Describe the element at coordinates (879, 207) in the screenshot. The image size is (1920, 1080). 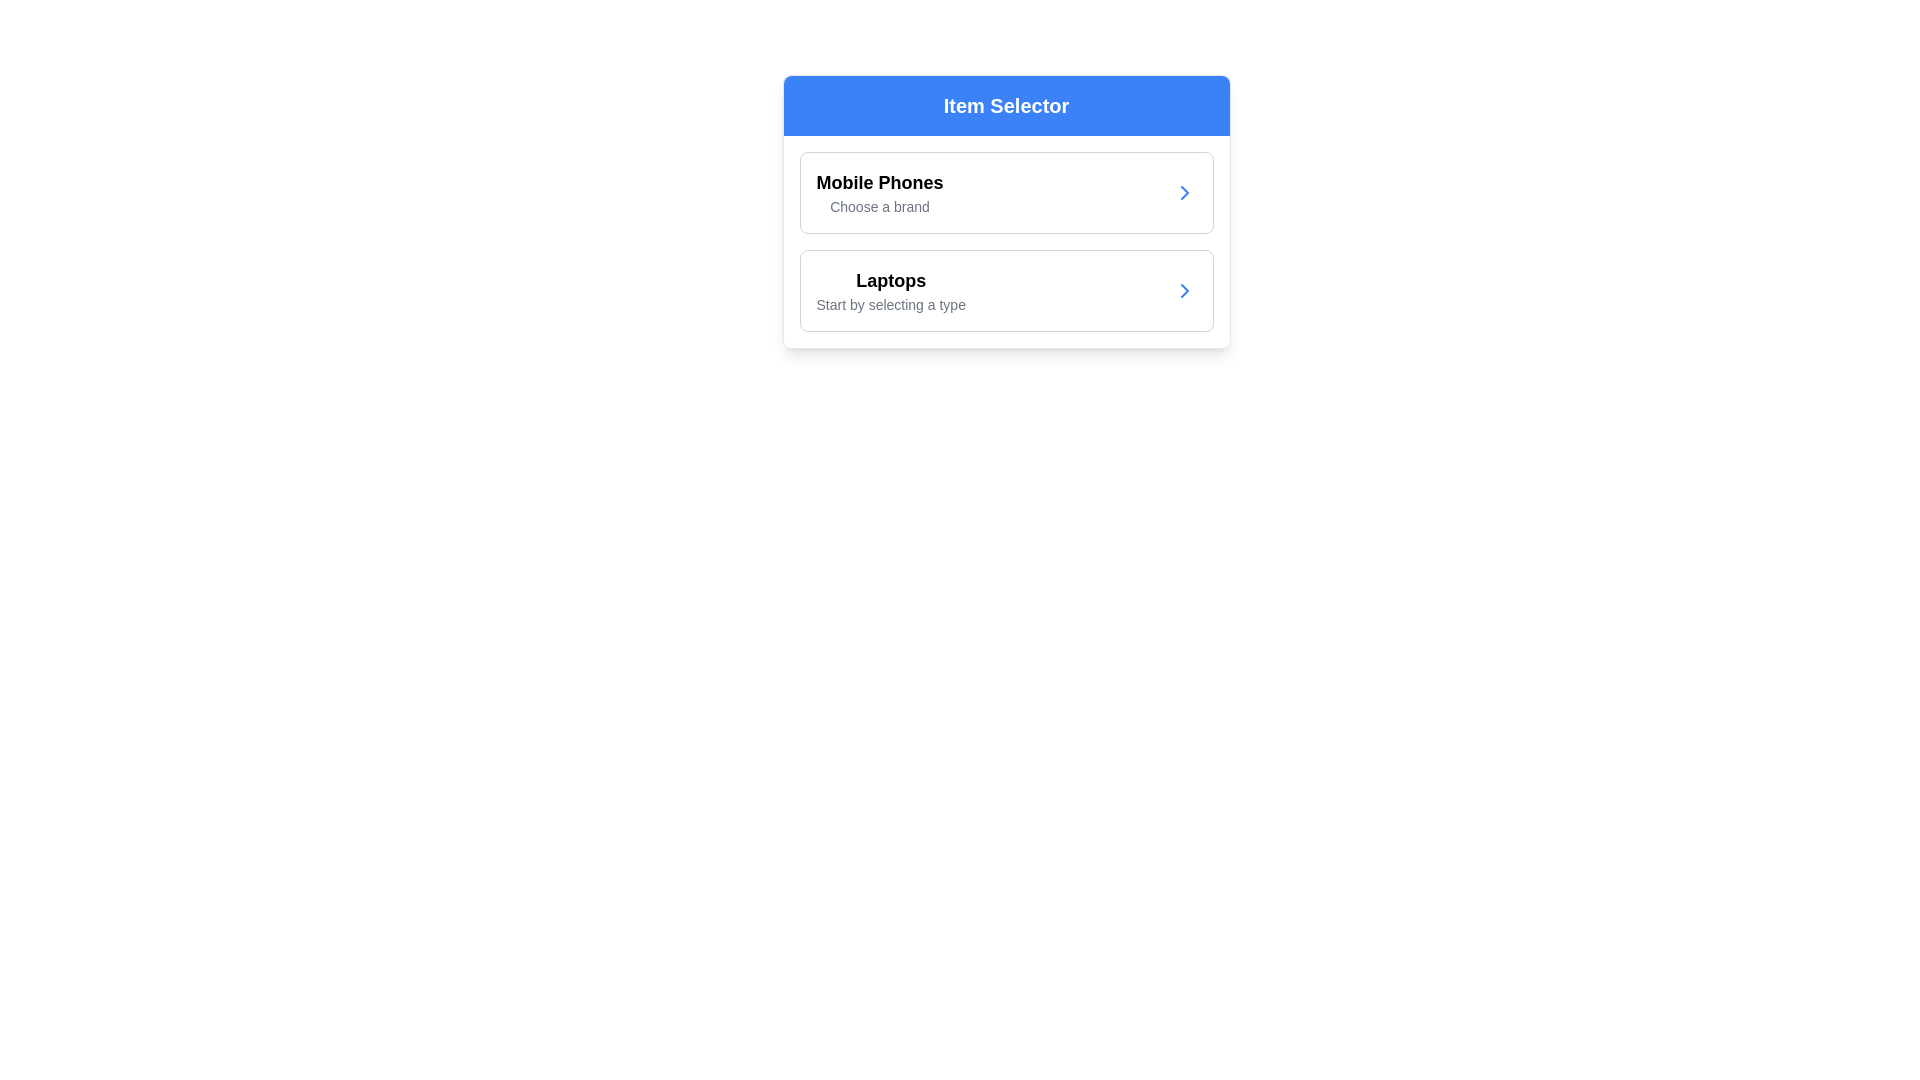
I see `descriptive or instructive static text located in the 'Mobile Phones' section, positioned directly below the bold 'Mobile Phones' title` at that location.